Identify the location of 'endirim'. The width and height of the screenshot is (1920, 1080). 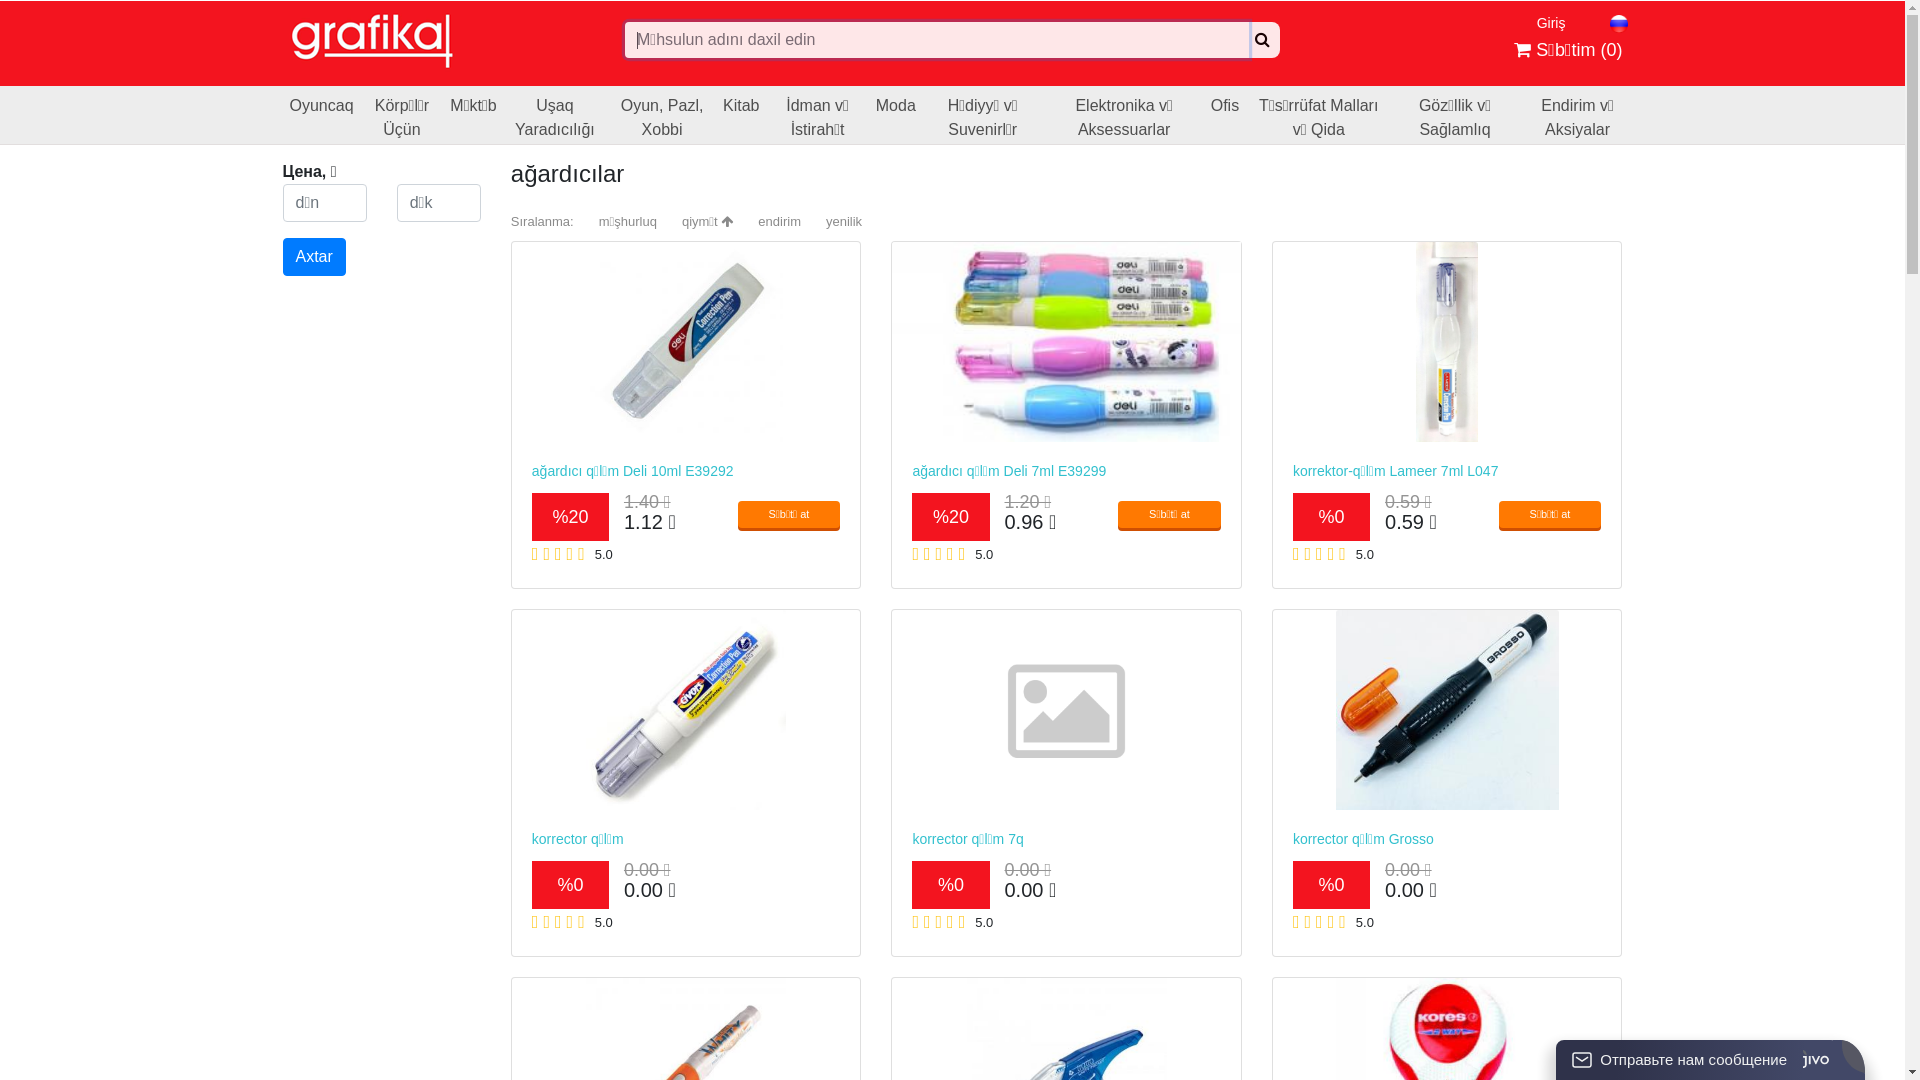
(778, 221).